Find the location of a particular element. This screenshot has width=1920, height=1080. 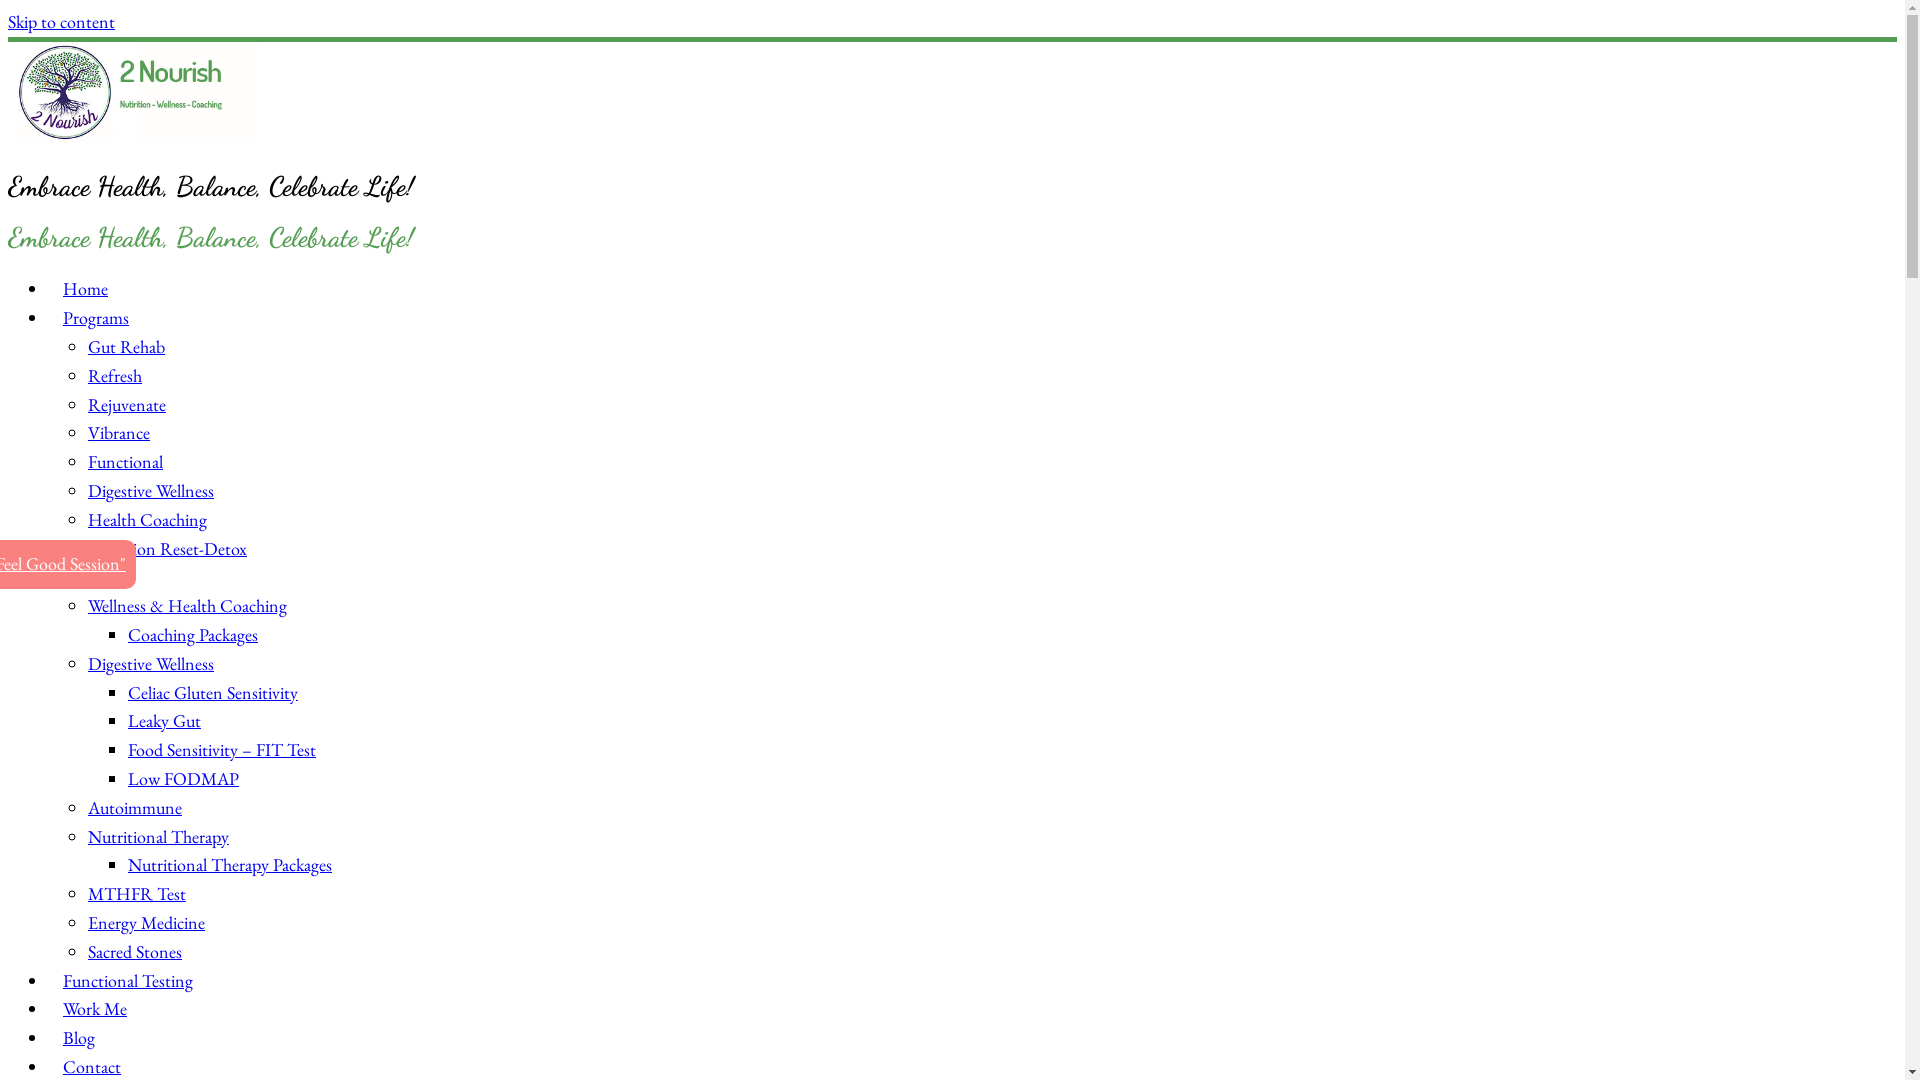

'Functional' is located at coordinates (124, 461).